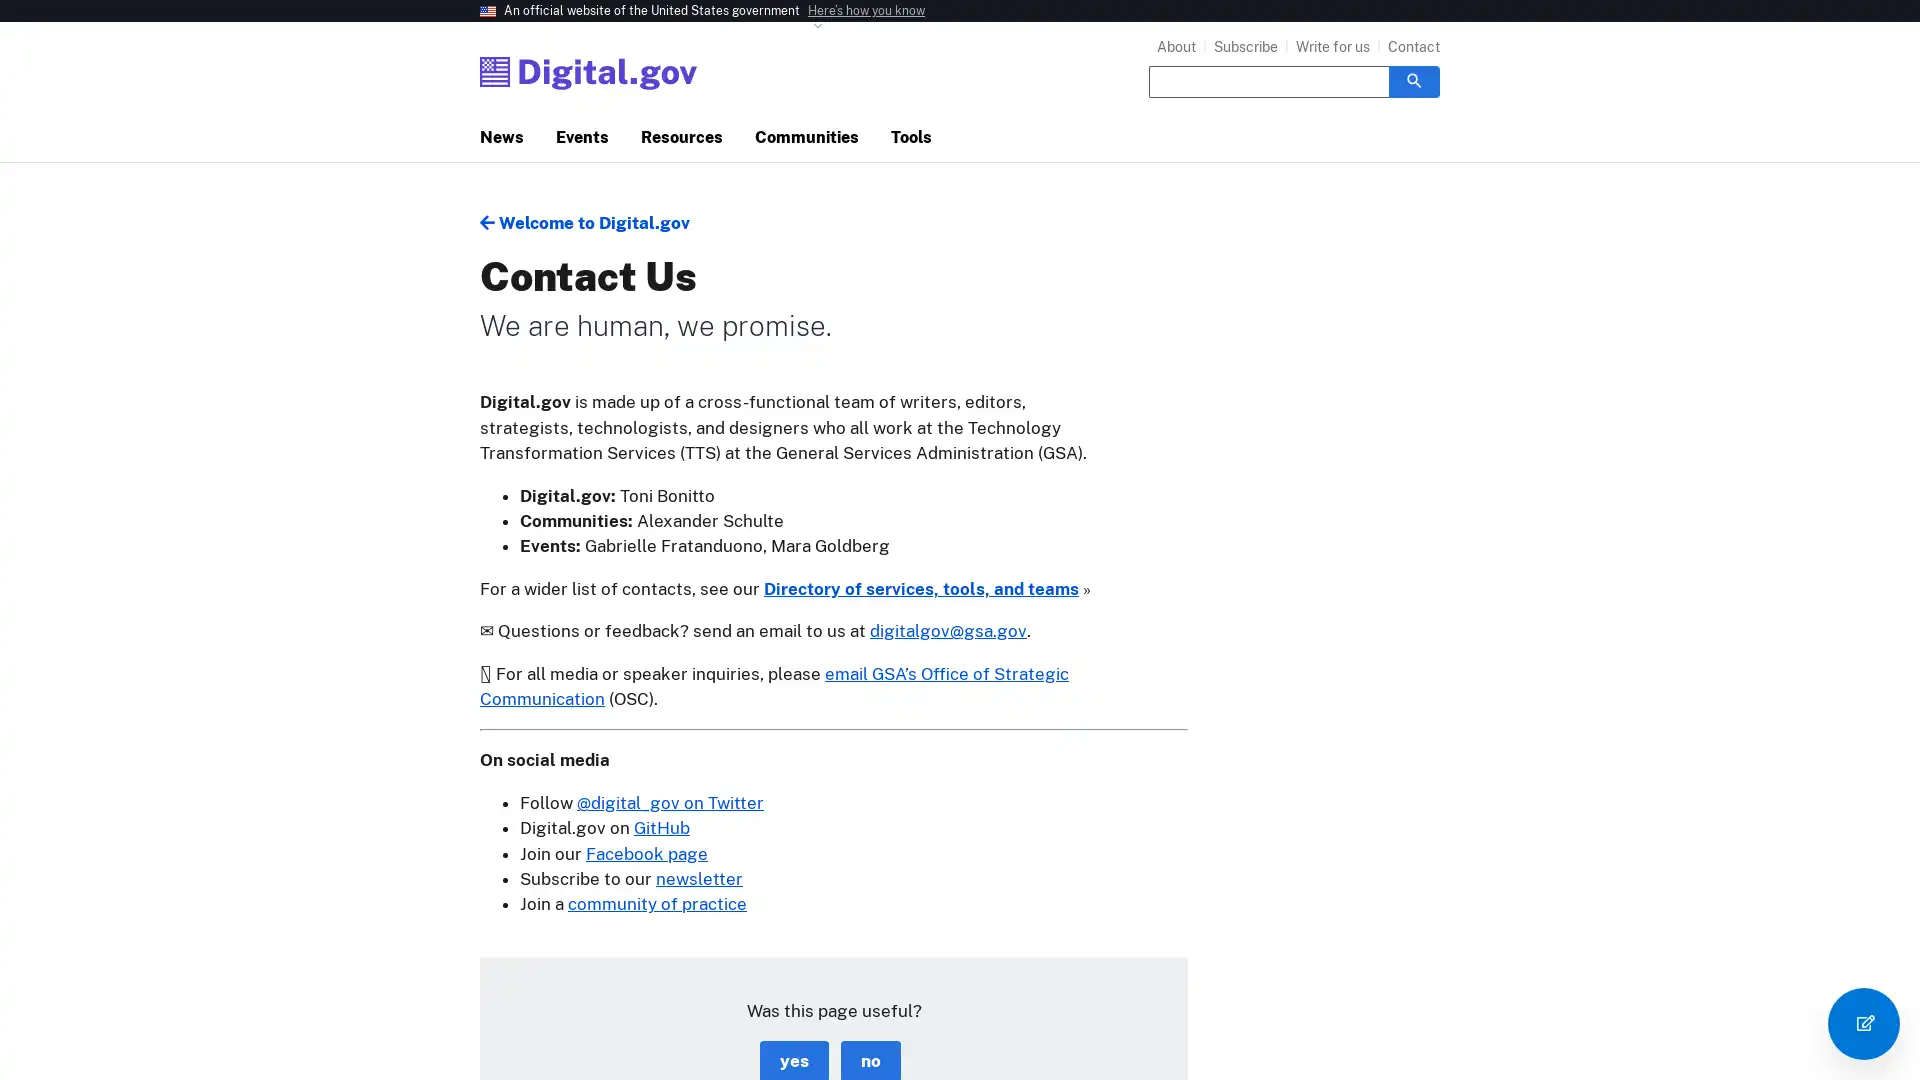  I want to click on Heres how you know, so click(866, 11).